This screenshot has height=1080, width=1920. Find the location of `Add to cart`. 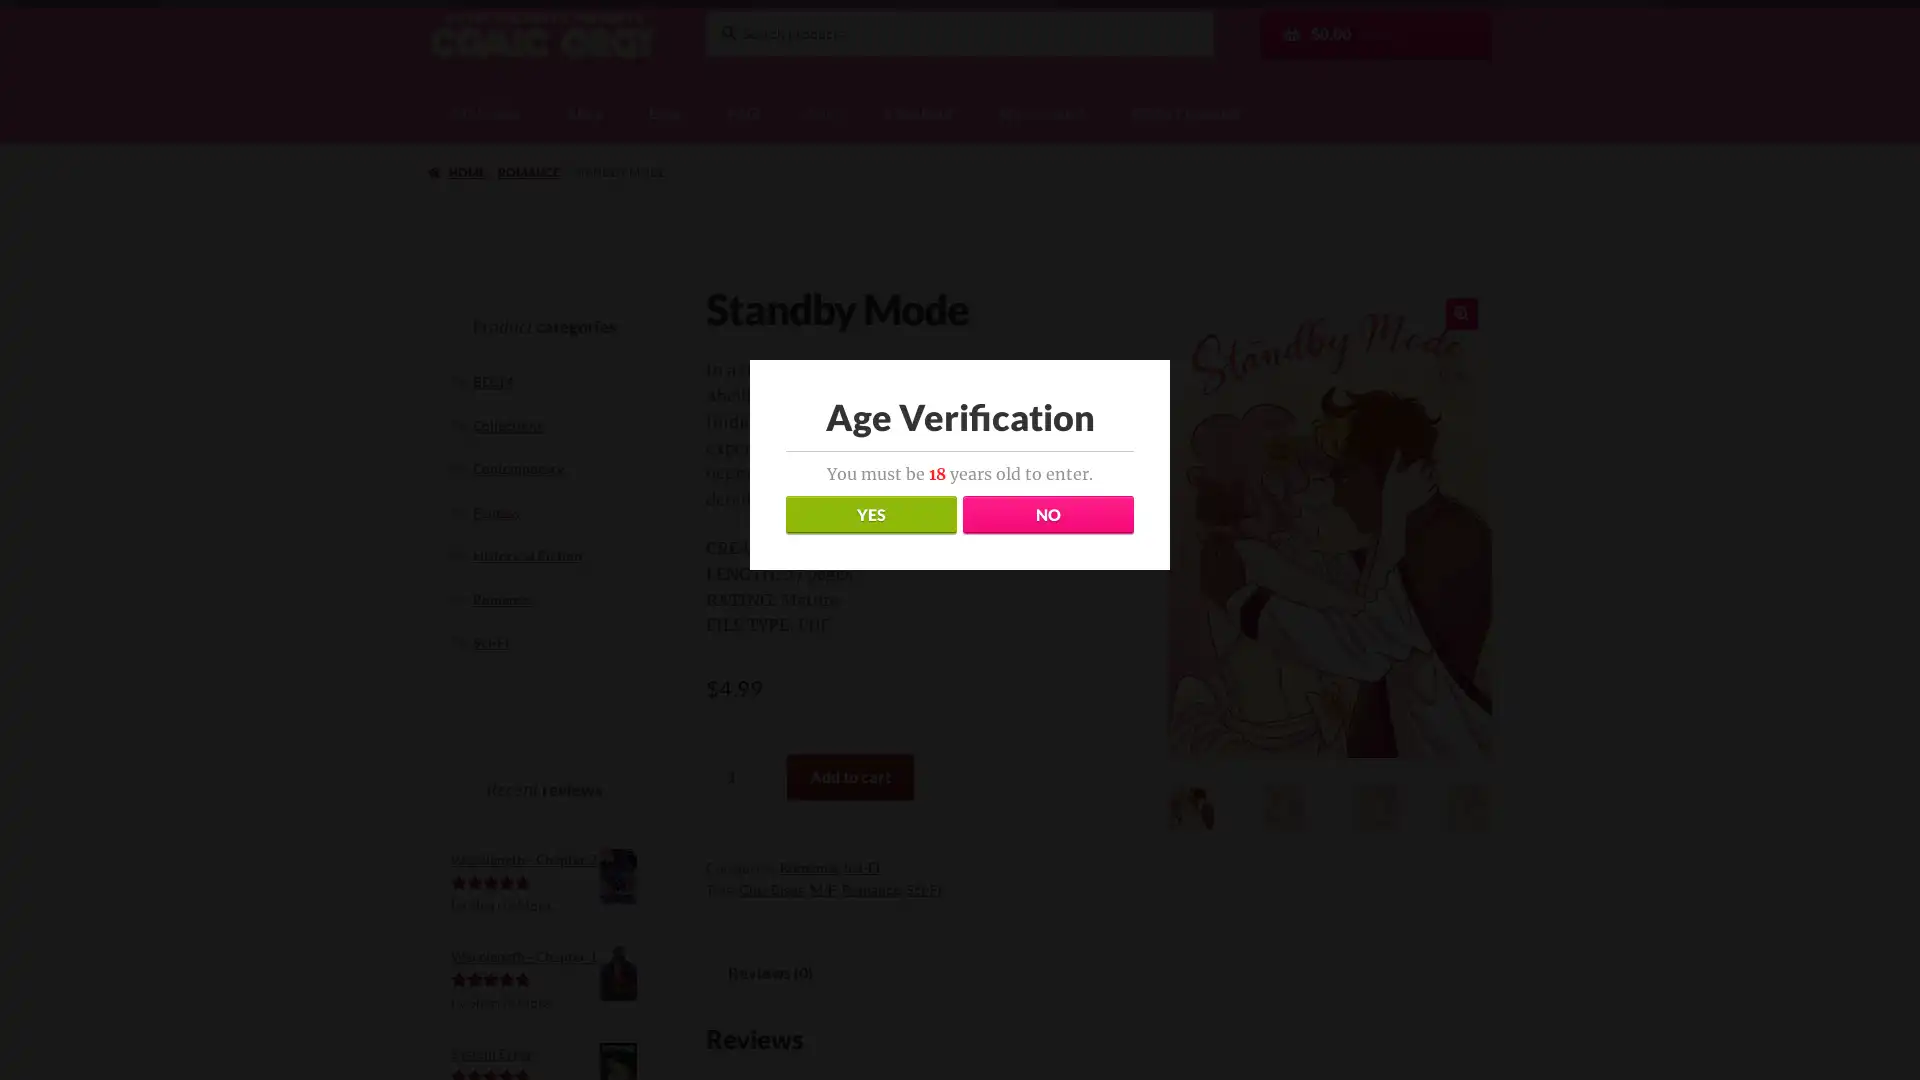

Add to cart is located at coordinates (849, 774).